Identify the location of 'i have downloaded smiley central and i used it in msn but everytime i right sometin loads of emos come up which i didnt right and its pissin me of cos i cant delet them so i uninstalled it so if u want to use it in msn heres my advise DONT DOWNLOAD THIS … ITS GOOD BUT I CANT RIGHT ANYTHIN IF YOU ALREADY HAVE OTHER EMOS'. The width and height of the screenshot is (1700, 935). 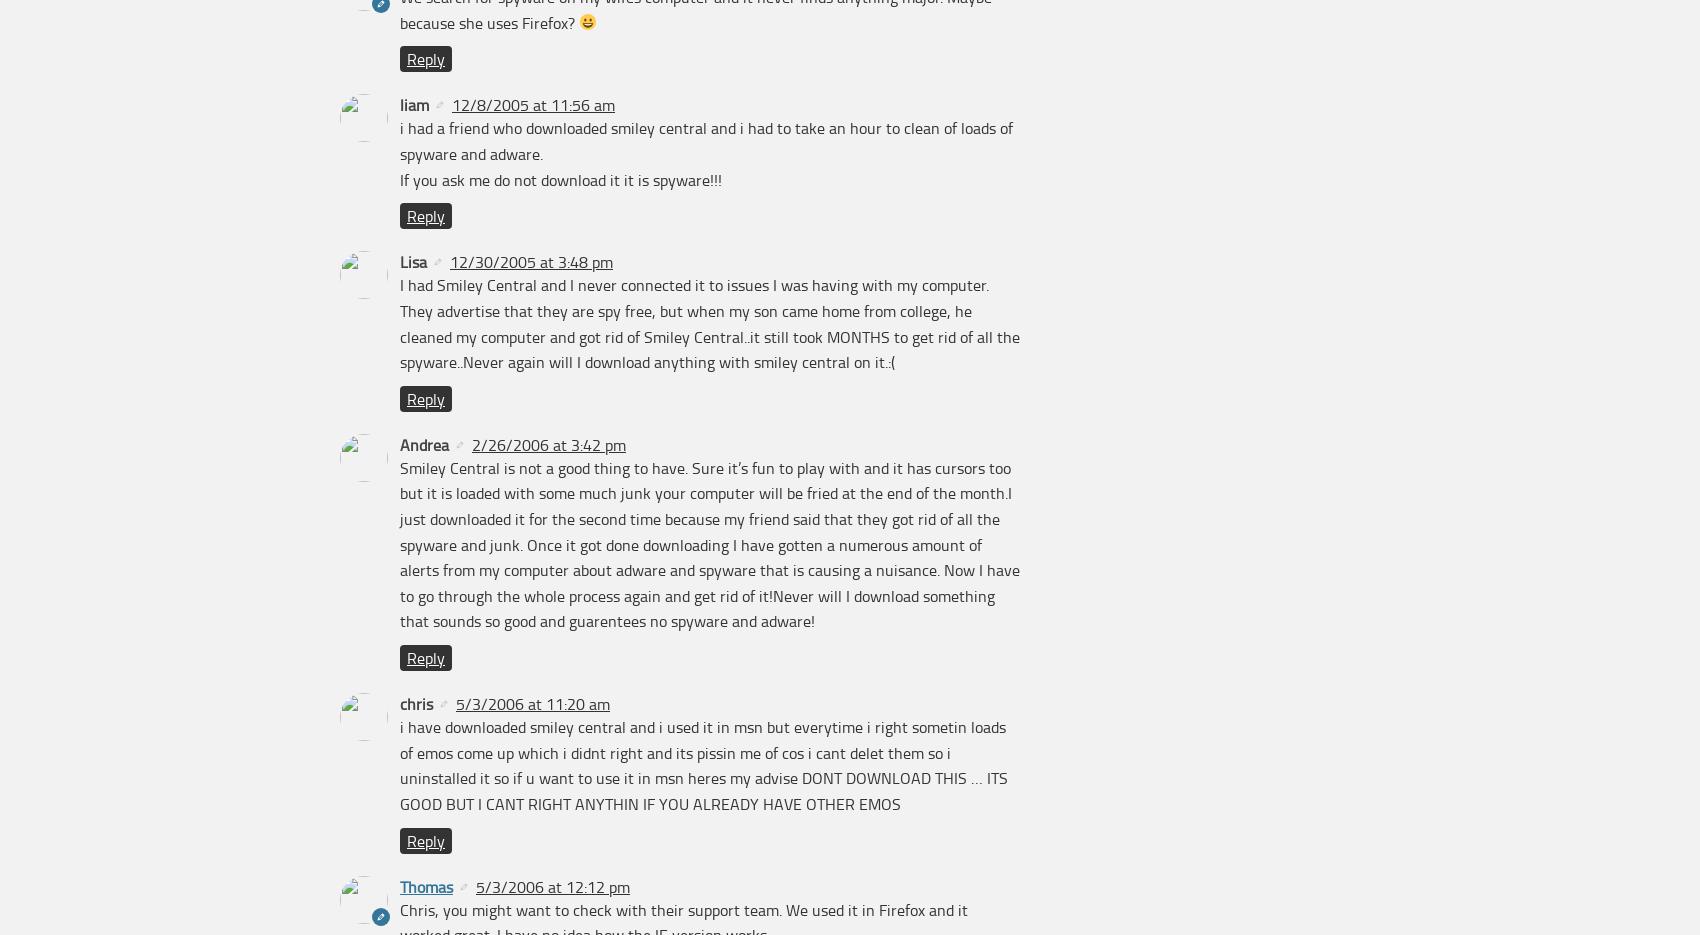
(399, 765).